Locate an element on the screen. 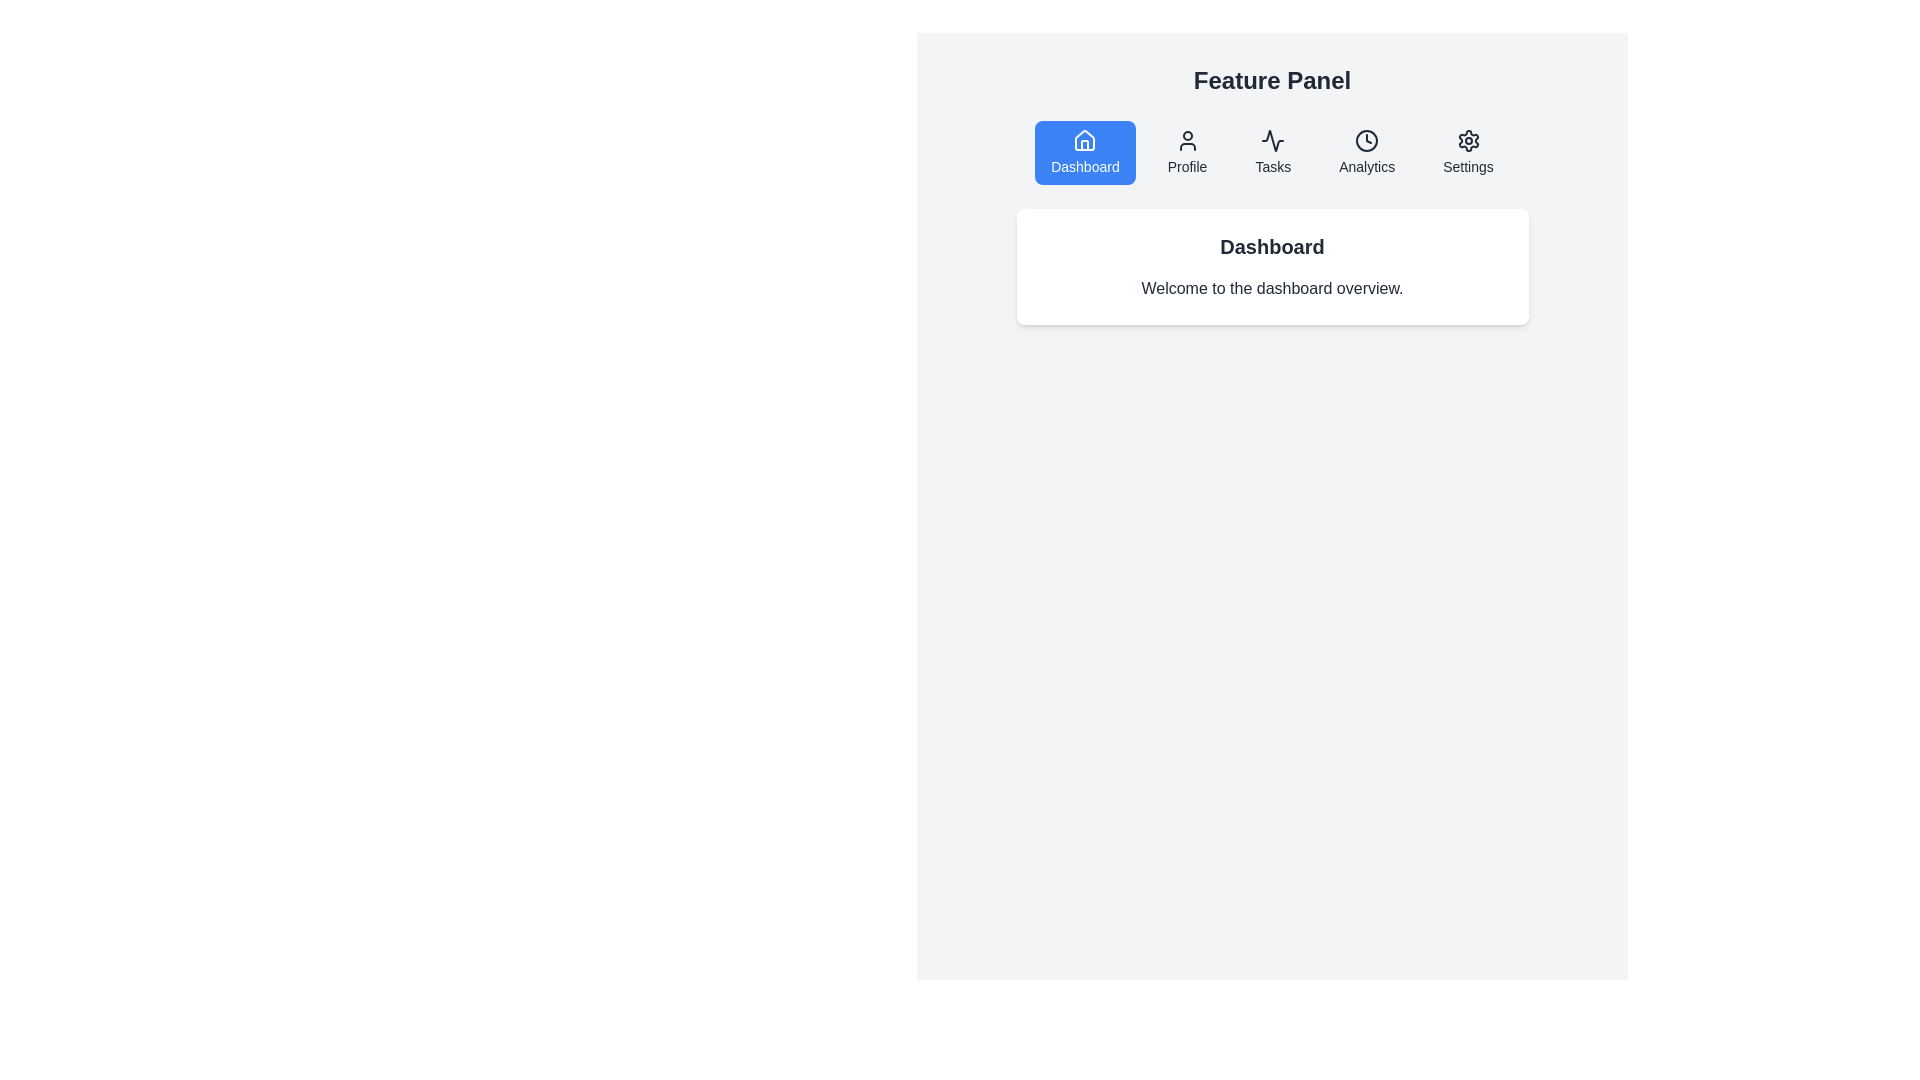 This screenshot has height=1080, width=1920. the 'Settings' text label located below the gear icon in the feature navigation menu at the top right corner of the interface is located at coordinates (1468, 165).